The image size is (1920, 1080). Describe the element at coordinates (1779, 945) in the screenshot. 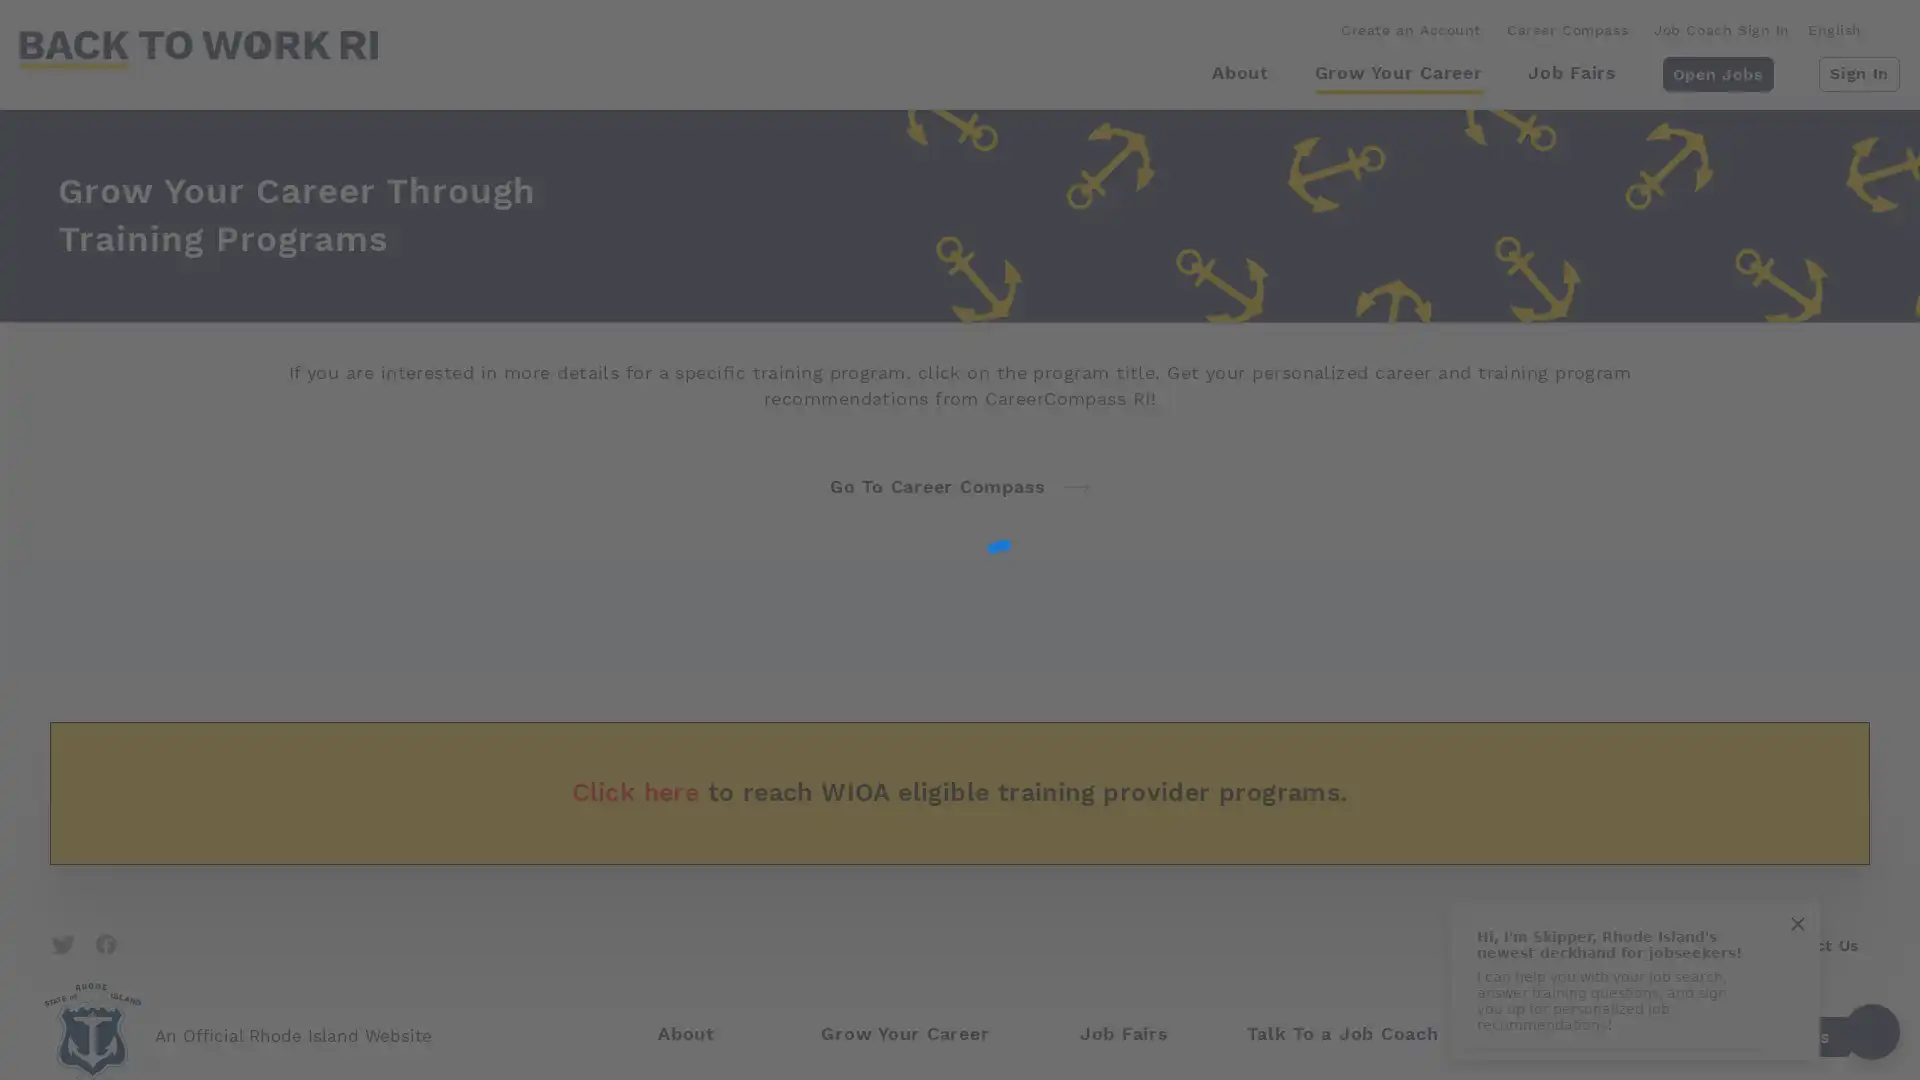

I see `not favorite Favorite` at that location.